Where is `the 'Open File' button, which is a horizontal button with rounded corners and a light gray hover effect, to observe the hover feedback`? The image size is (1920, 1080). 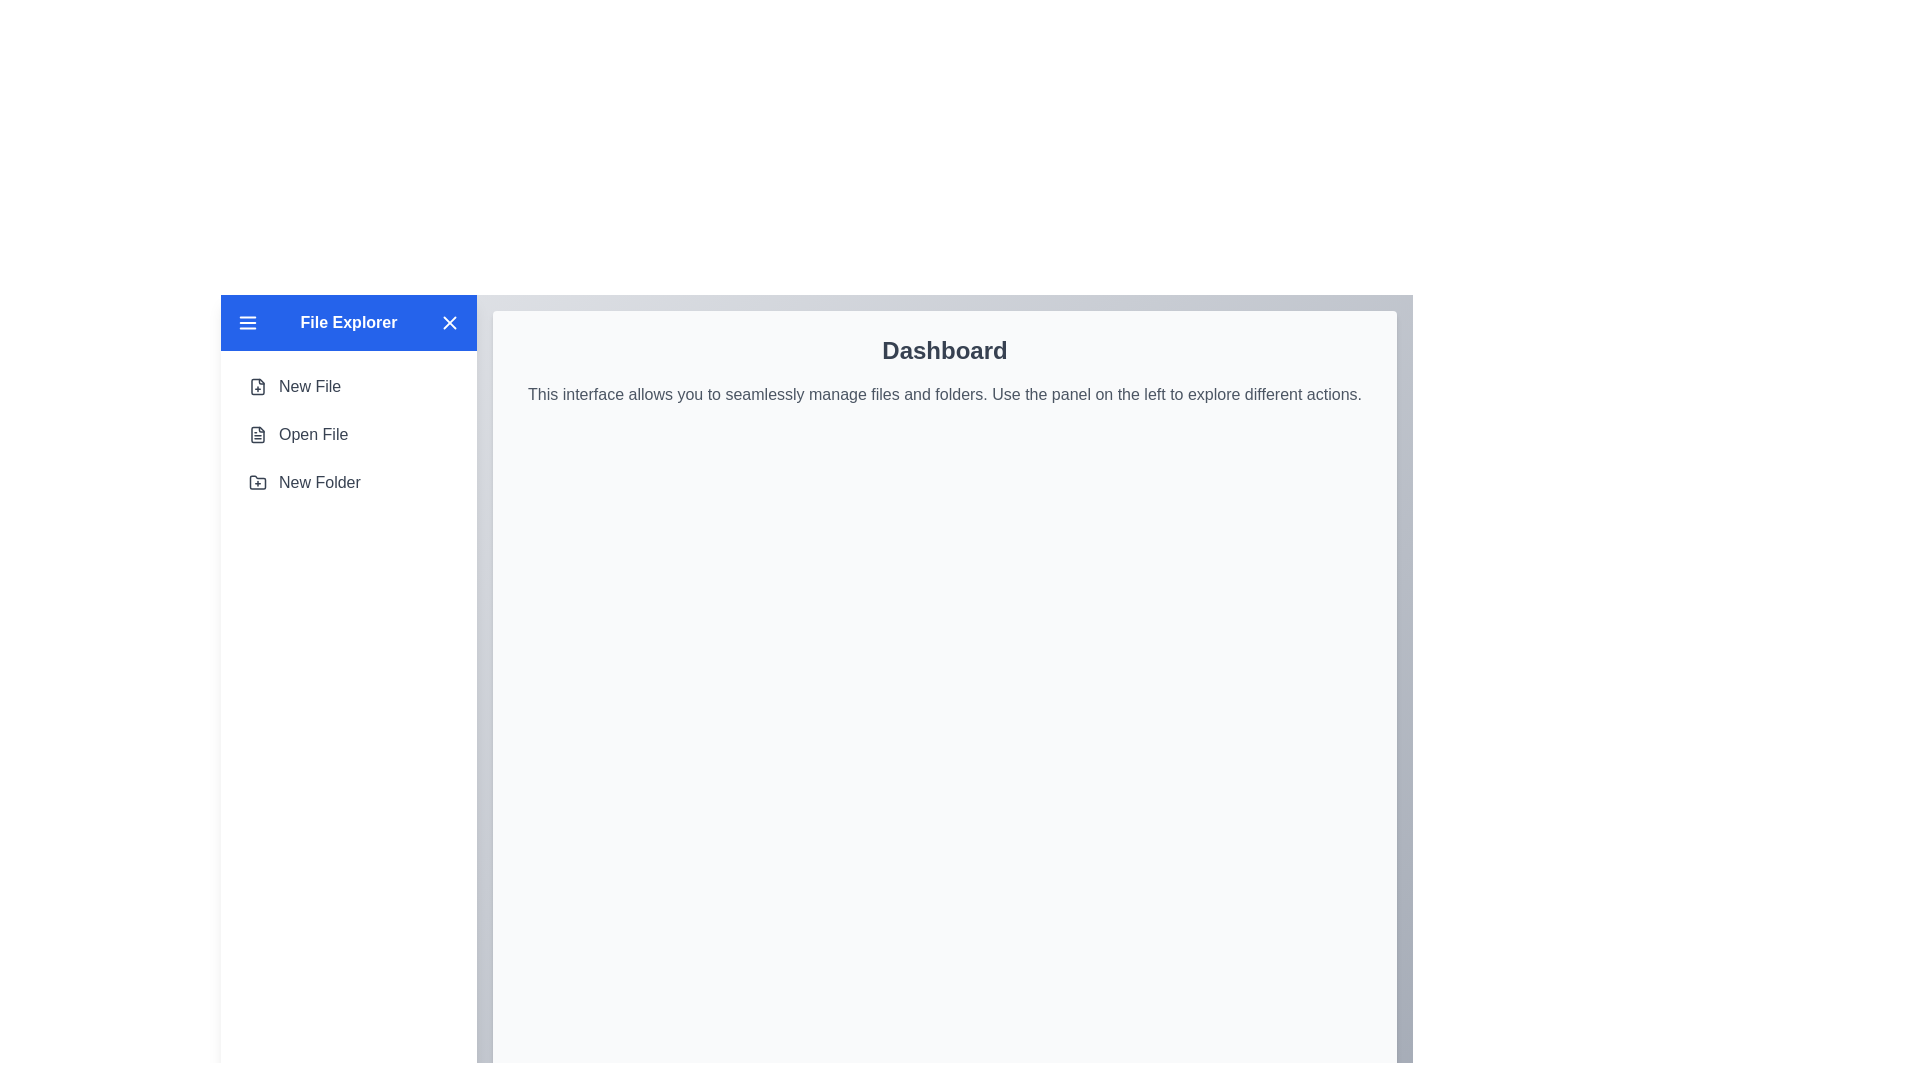 the 'Open File' button, which is a horizontal button with rounded corners and a light gray hover effect, to observe the hover feedback is located at coordinates (297, 434).